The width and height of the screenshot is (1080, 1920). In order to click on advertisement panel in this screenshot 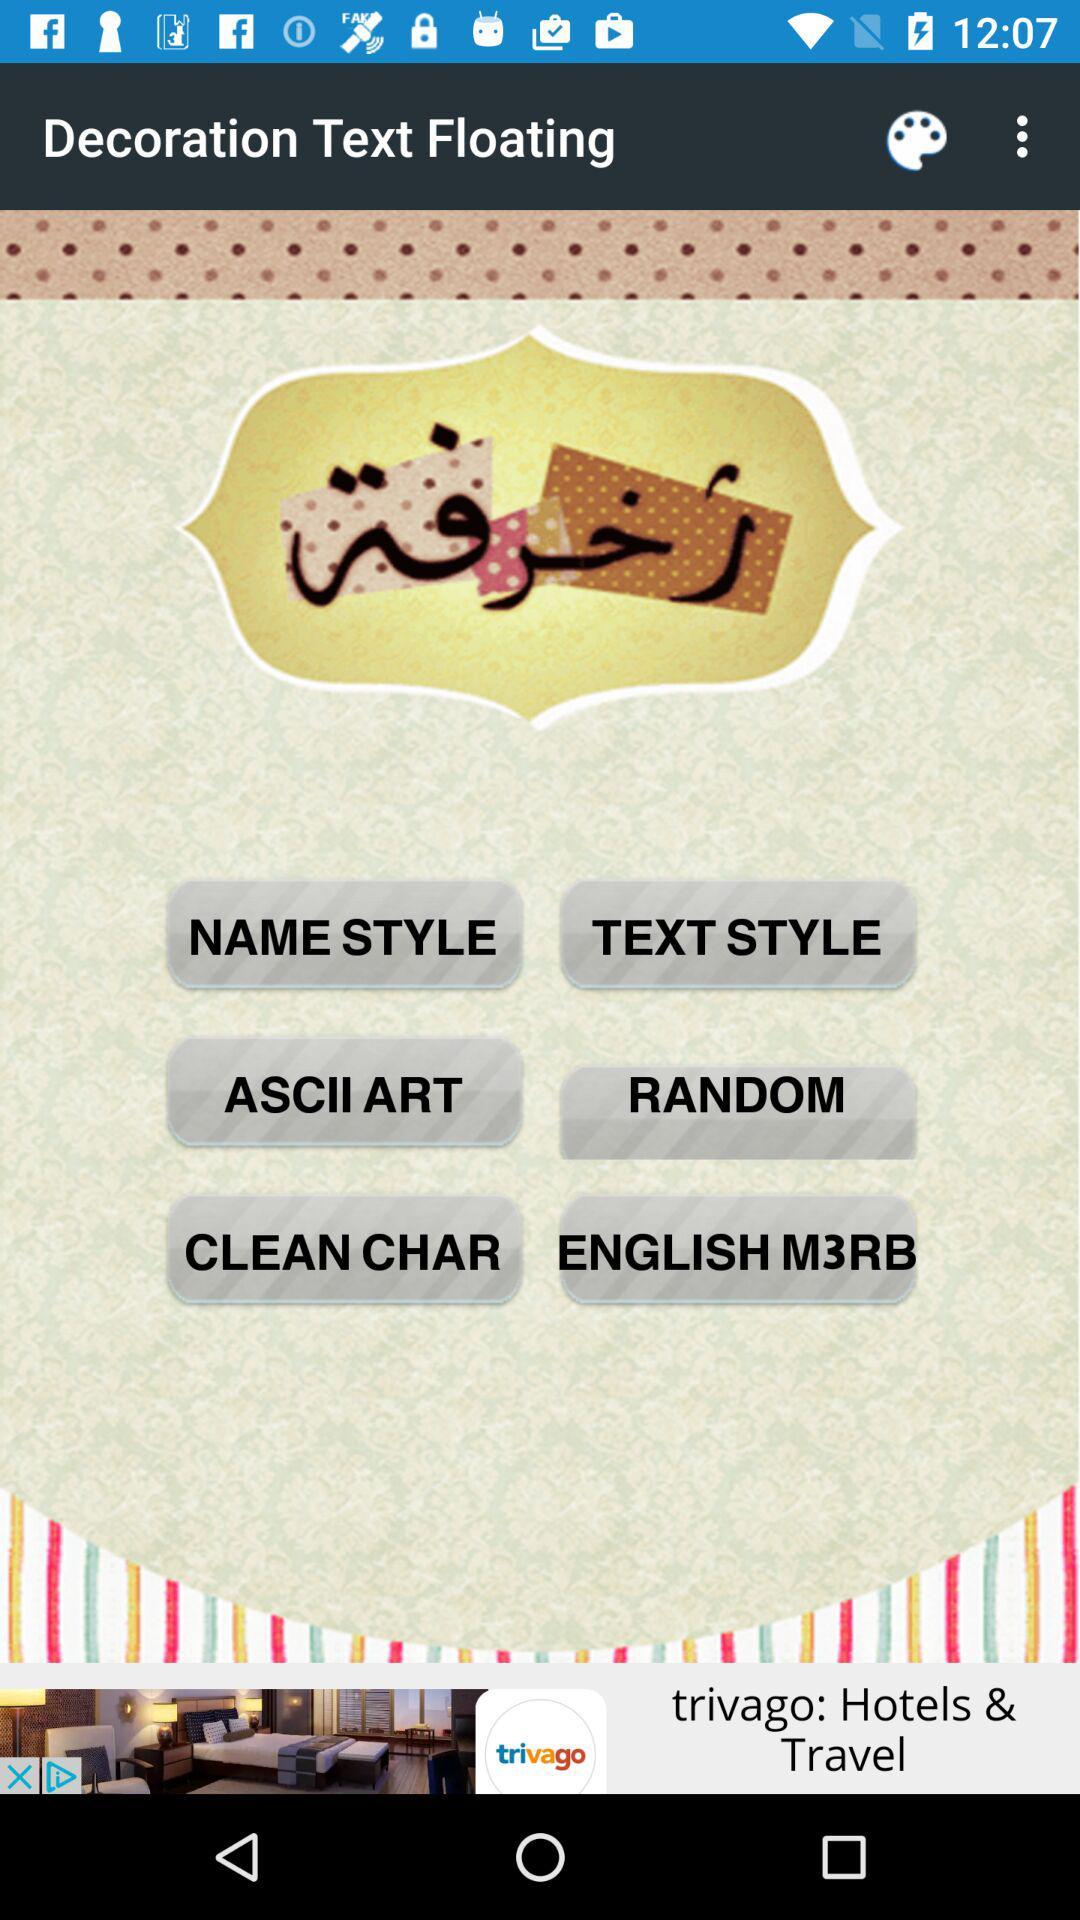, I will do `click(540, 1727)`.